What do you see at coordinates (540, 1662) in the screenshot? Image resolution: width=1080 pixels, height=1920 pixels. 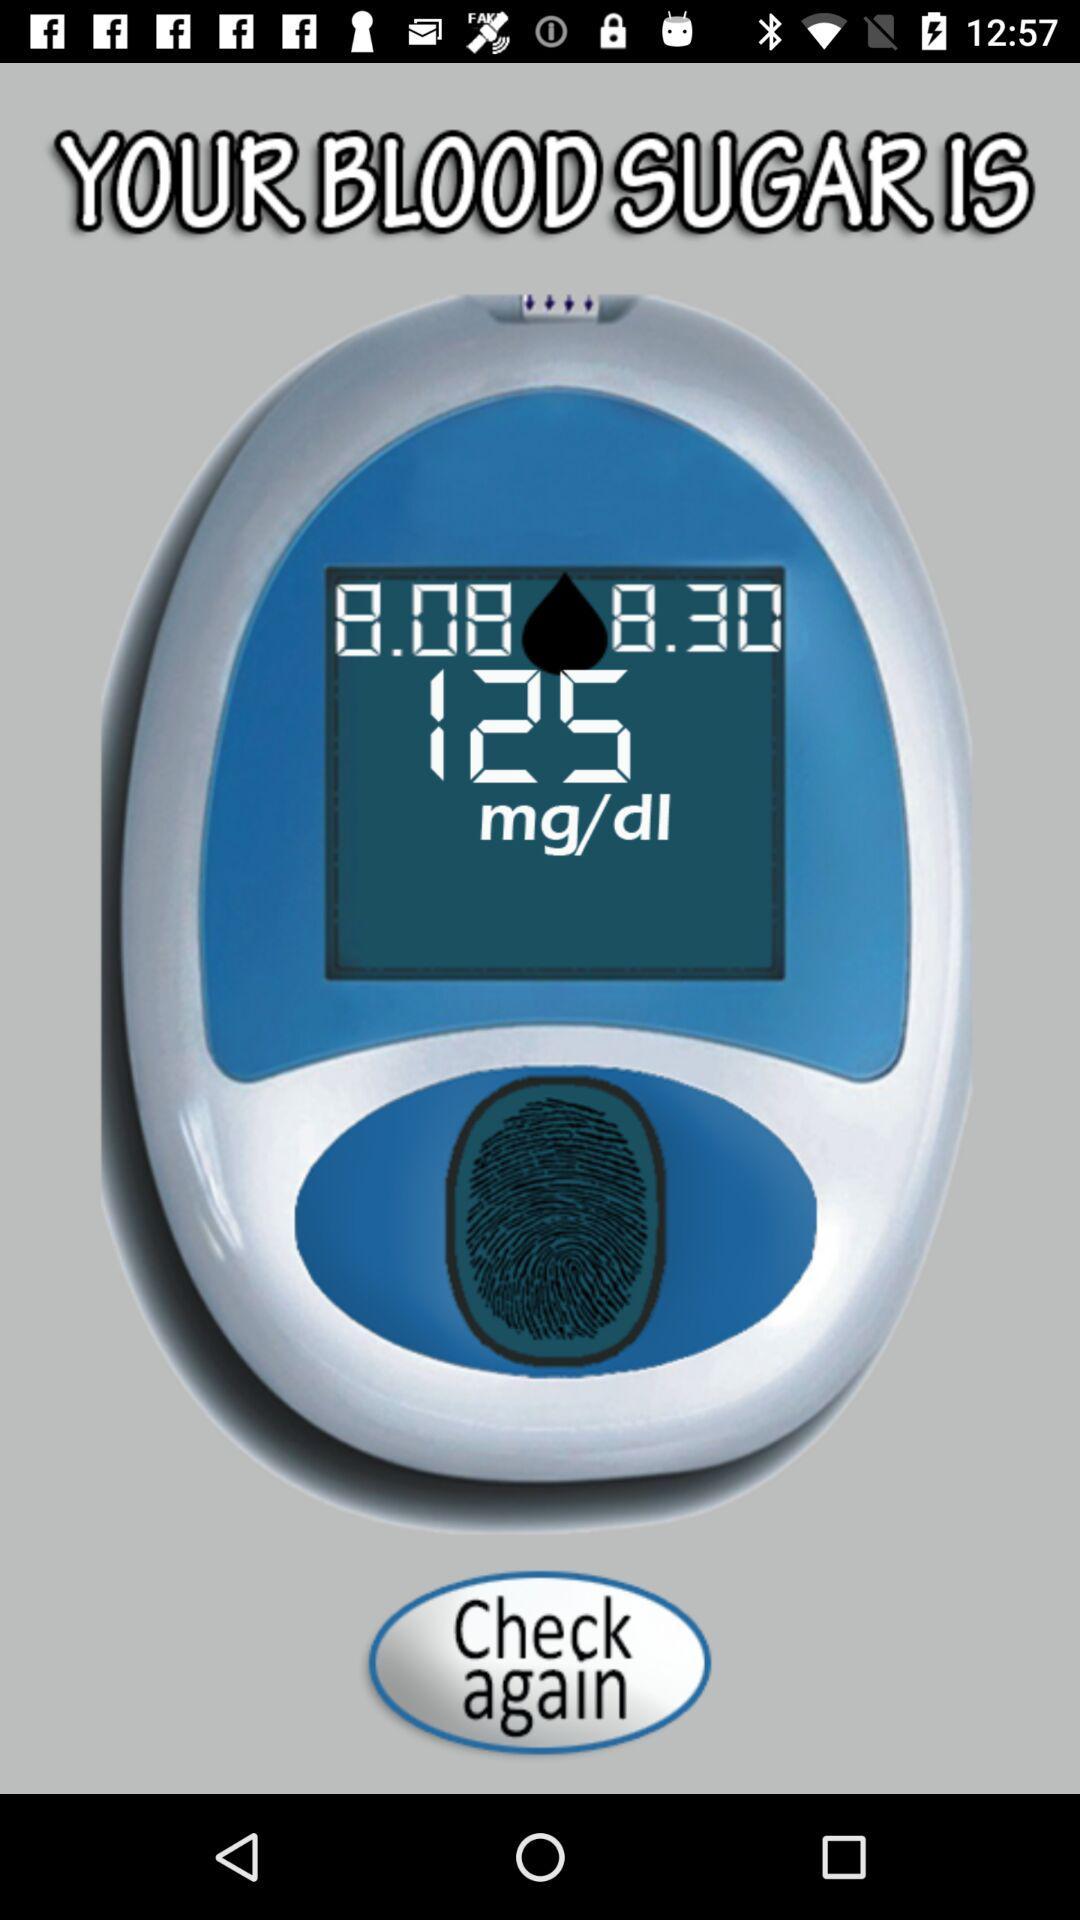 I see `check button` at bounding box center [540, 1662].